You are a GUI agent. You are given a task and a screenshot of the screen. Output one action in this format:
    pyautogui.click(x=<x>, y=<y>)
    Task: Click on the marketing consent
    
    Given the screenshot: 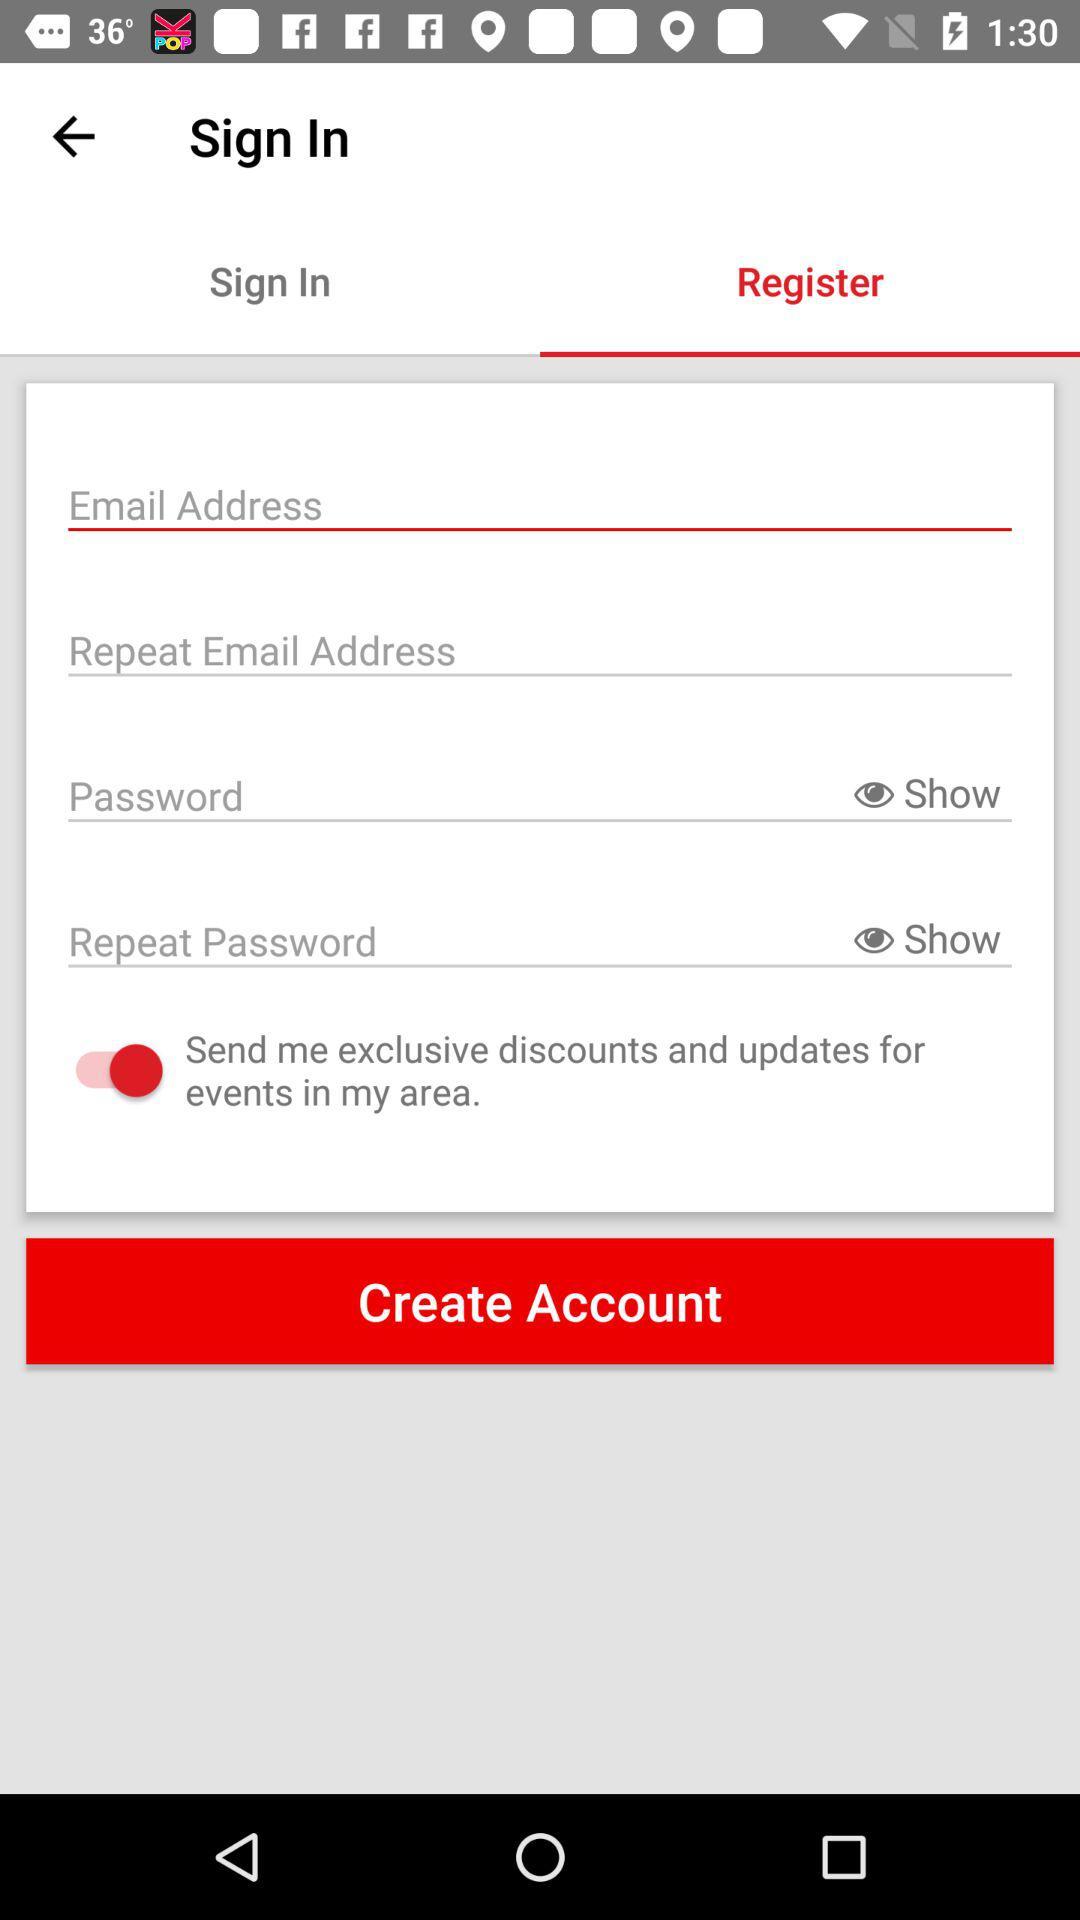 What is the action you would take?
    pyautogui.click(x=99, y=1069)
    